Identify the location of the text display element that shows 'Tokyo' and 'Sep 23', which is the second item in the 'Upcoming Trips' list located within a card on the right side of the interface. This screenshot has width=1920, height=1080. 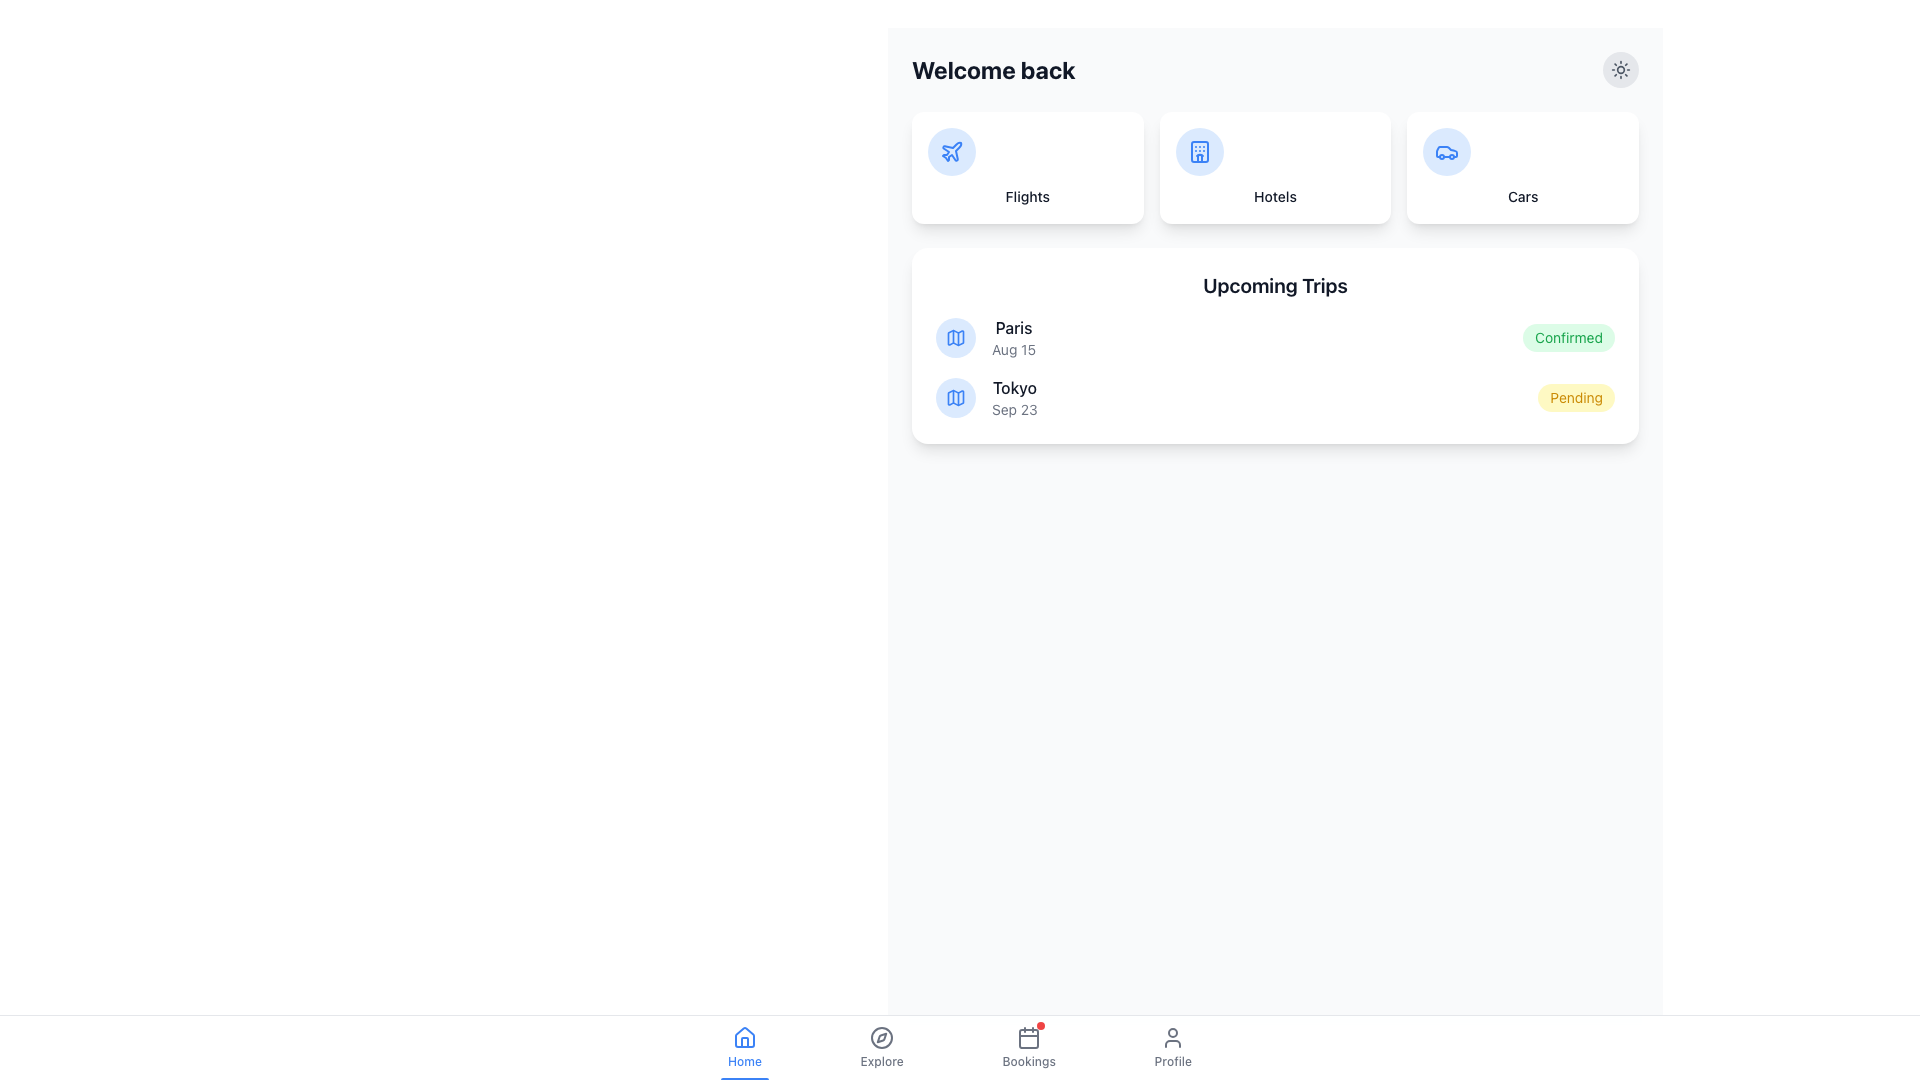
(1014, 397).